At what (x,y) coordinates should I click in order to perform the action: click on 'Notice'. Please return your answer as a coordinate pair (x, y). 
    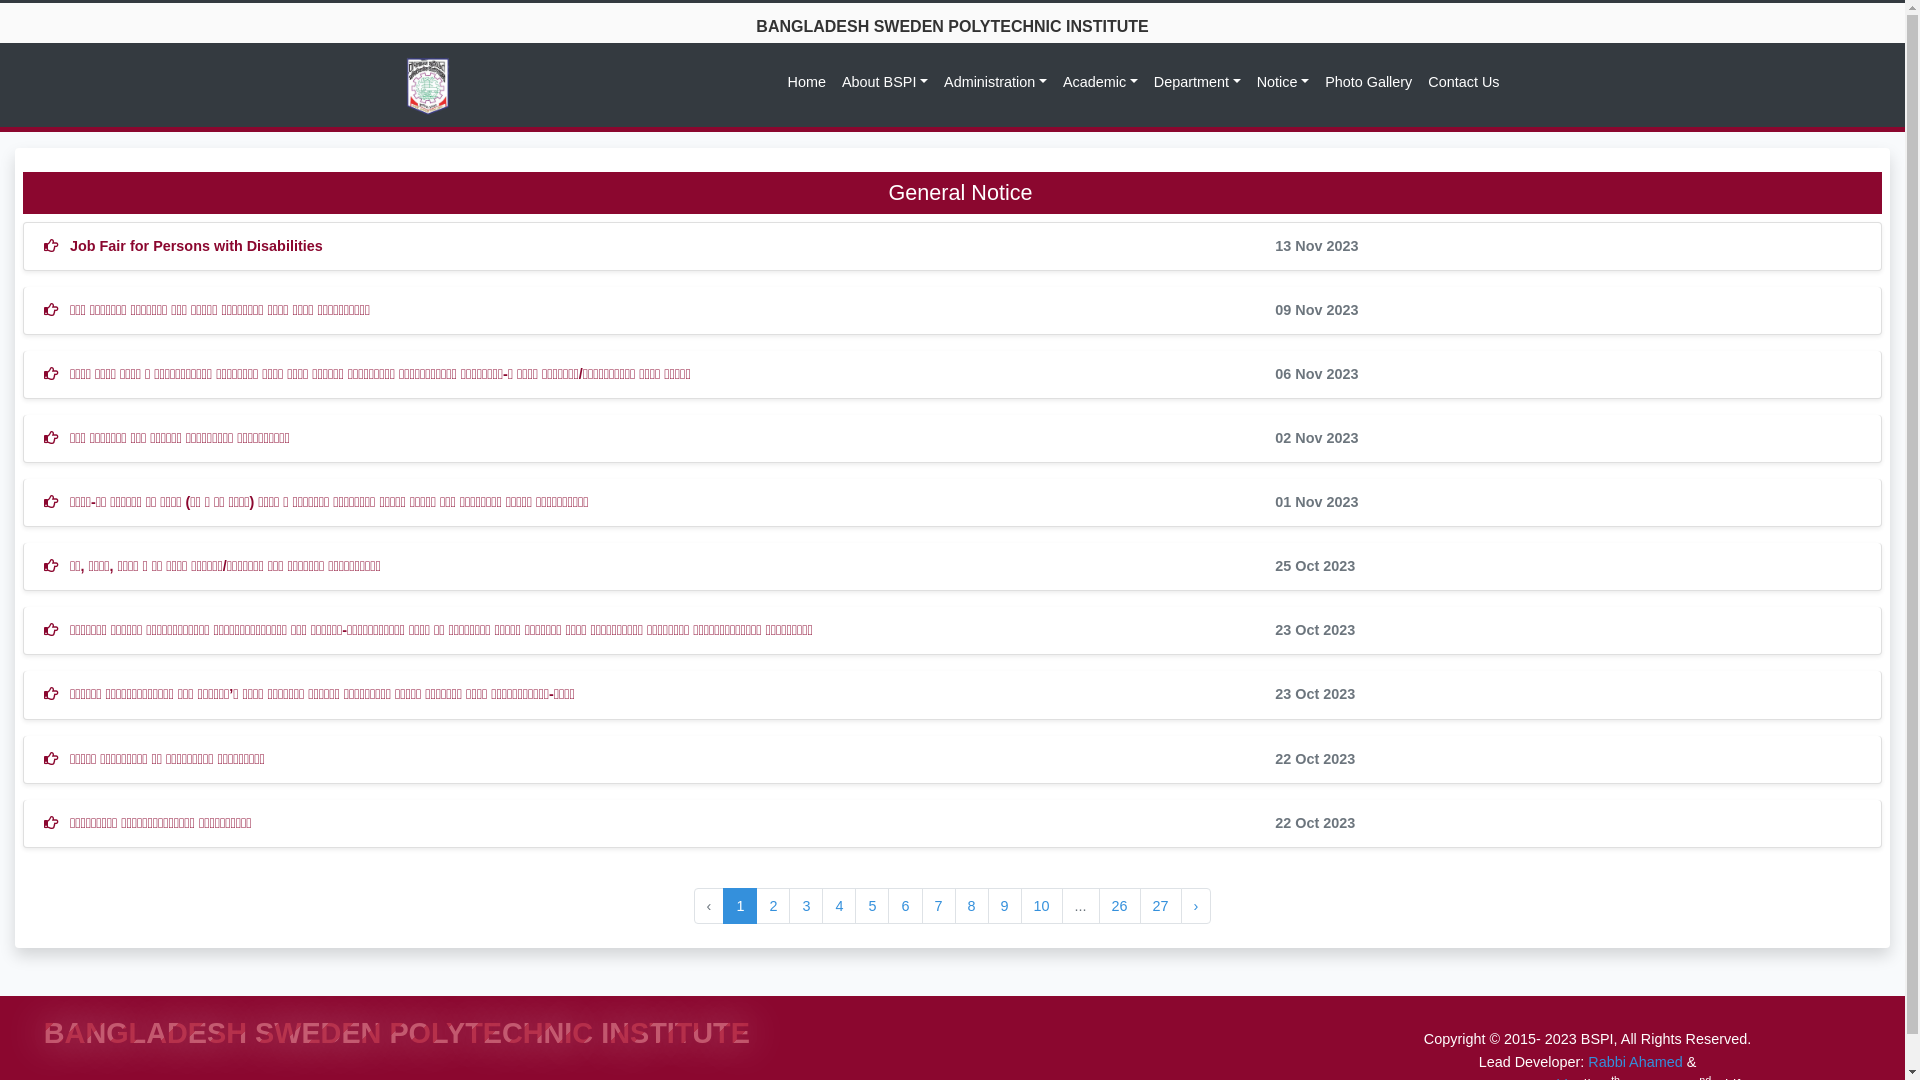
    Looking at the image, I should click on (1282, 81).